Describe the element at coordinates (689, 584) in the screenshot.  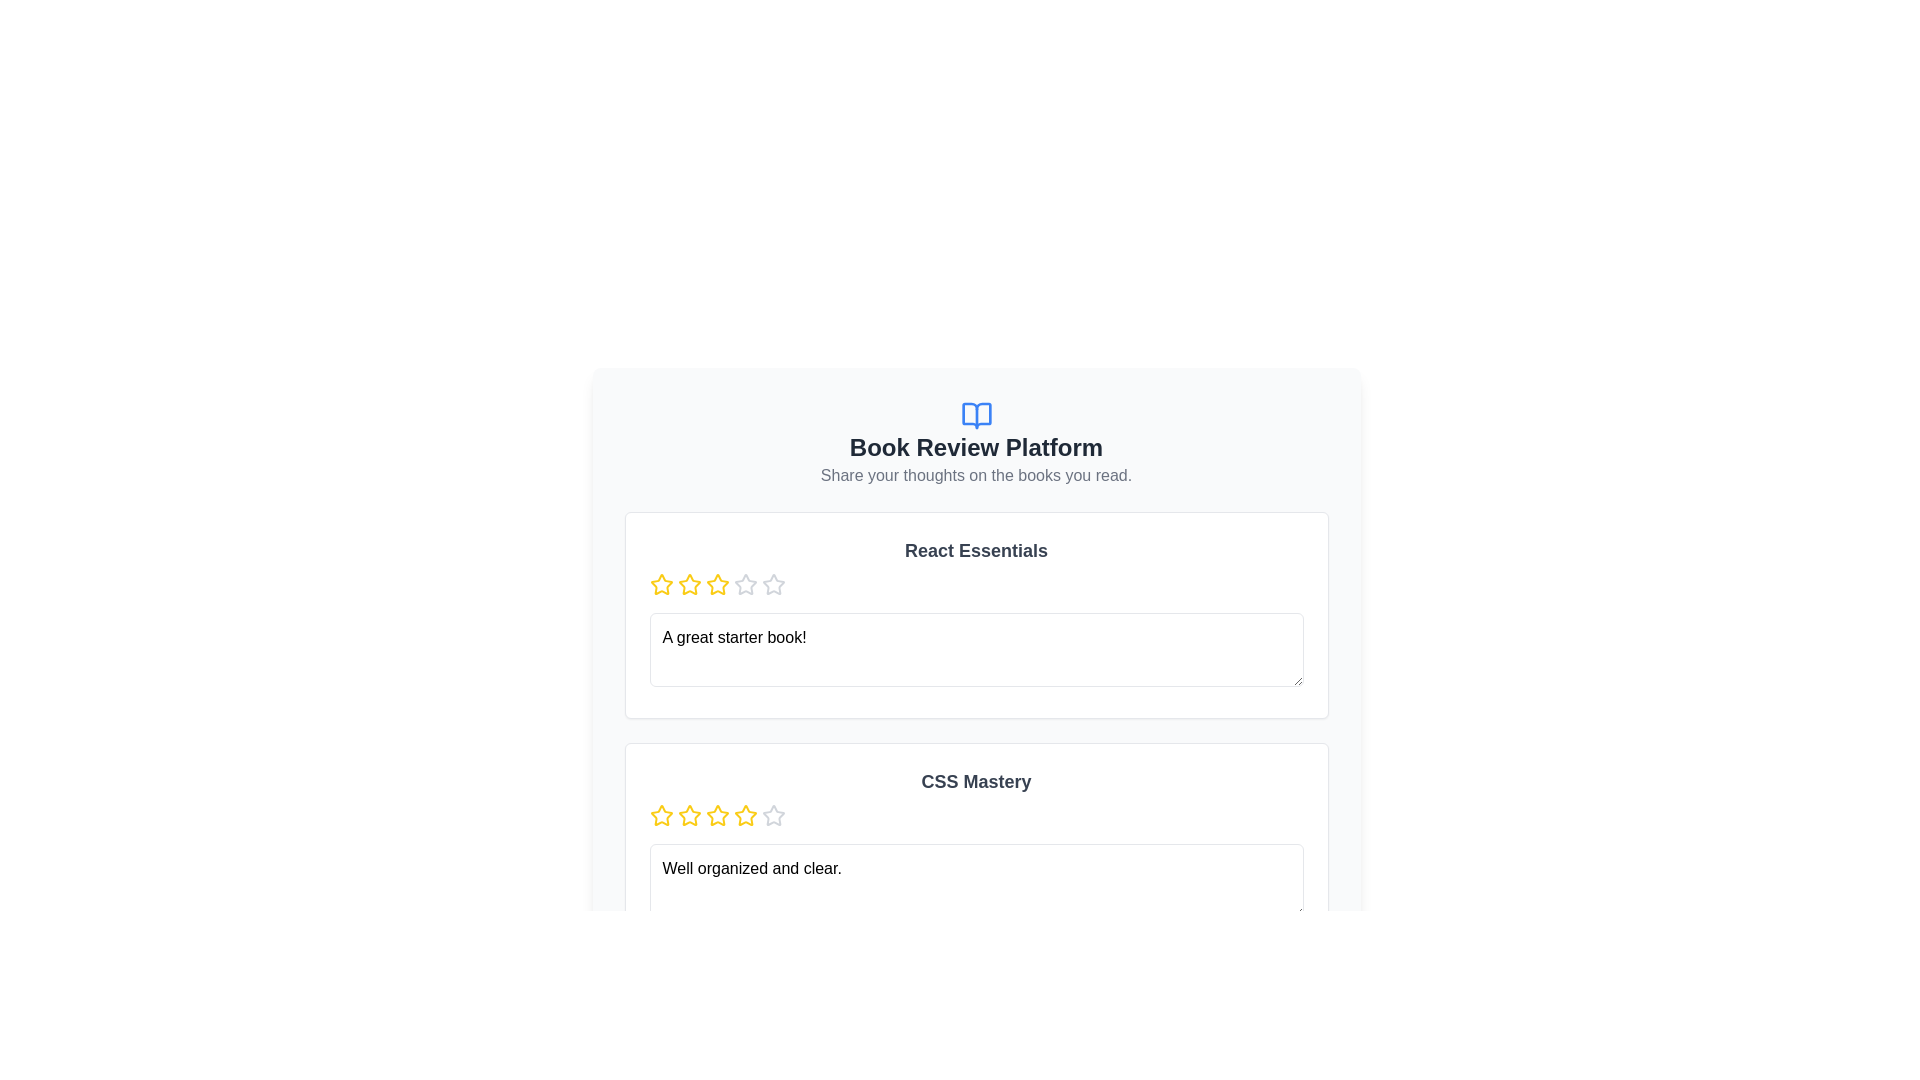
I see `the second star icon in the rating system for the 'React Essentials' section` at that location.